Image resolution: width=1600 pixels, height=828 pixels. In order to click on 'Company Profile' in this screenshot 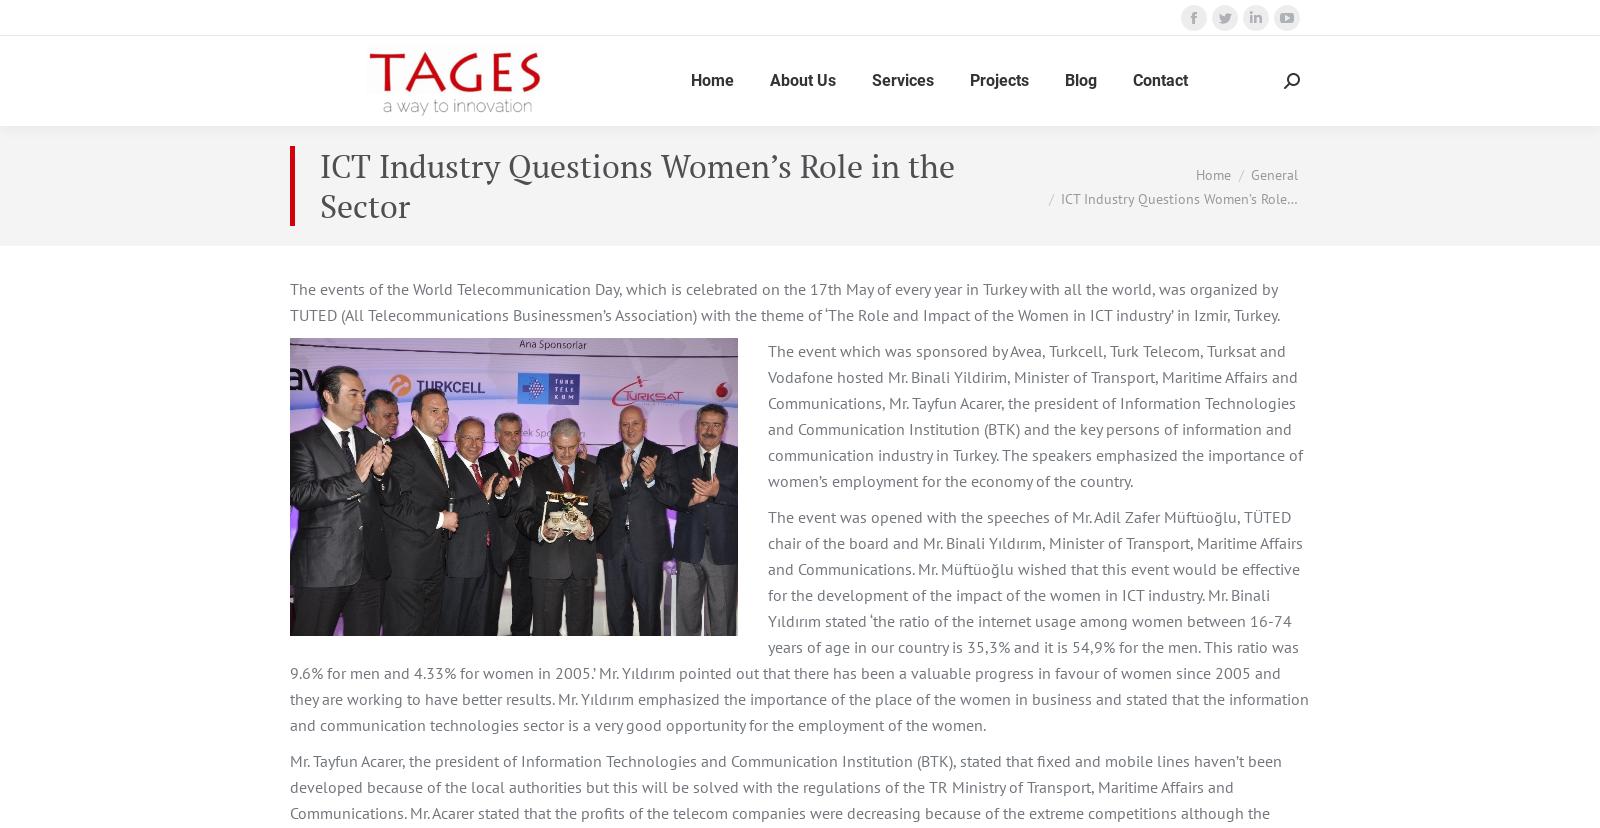, I will do `click(772, 153)`.